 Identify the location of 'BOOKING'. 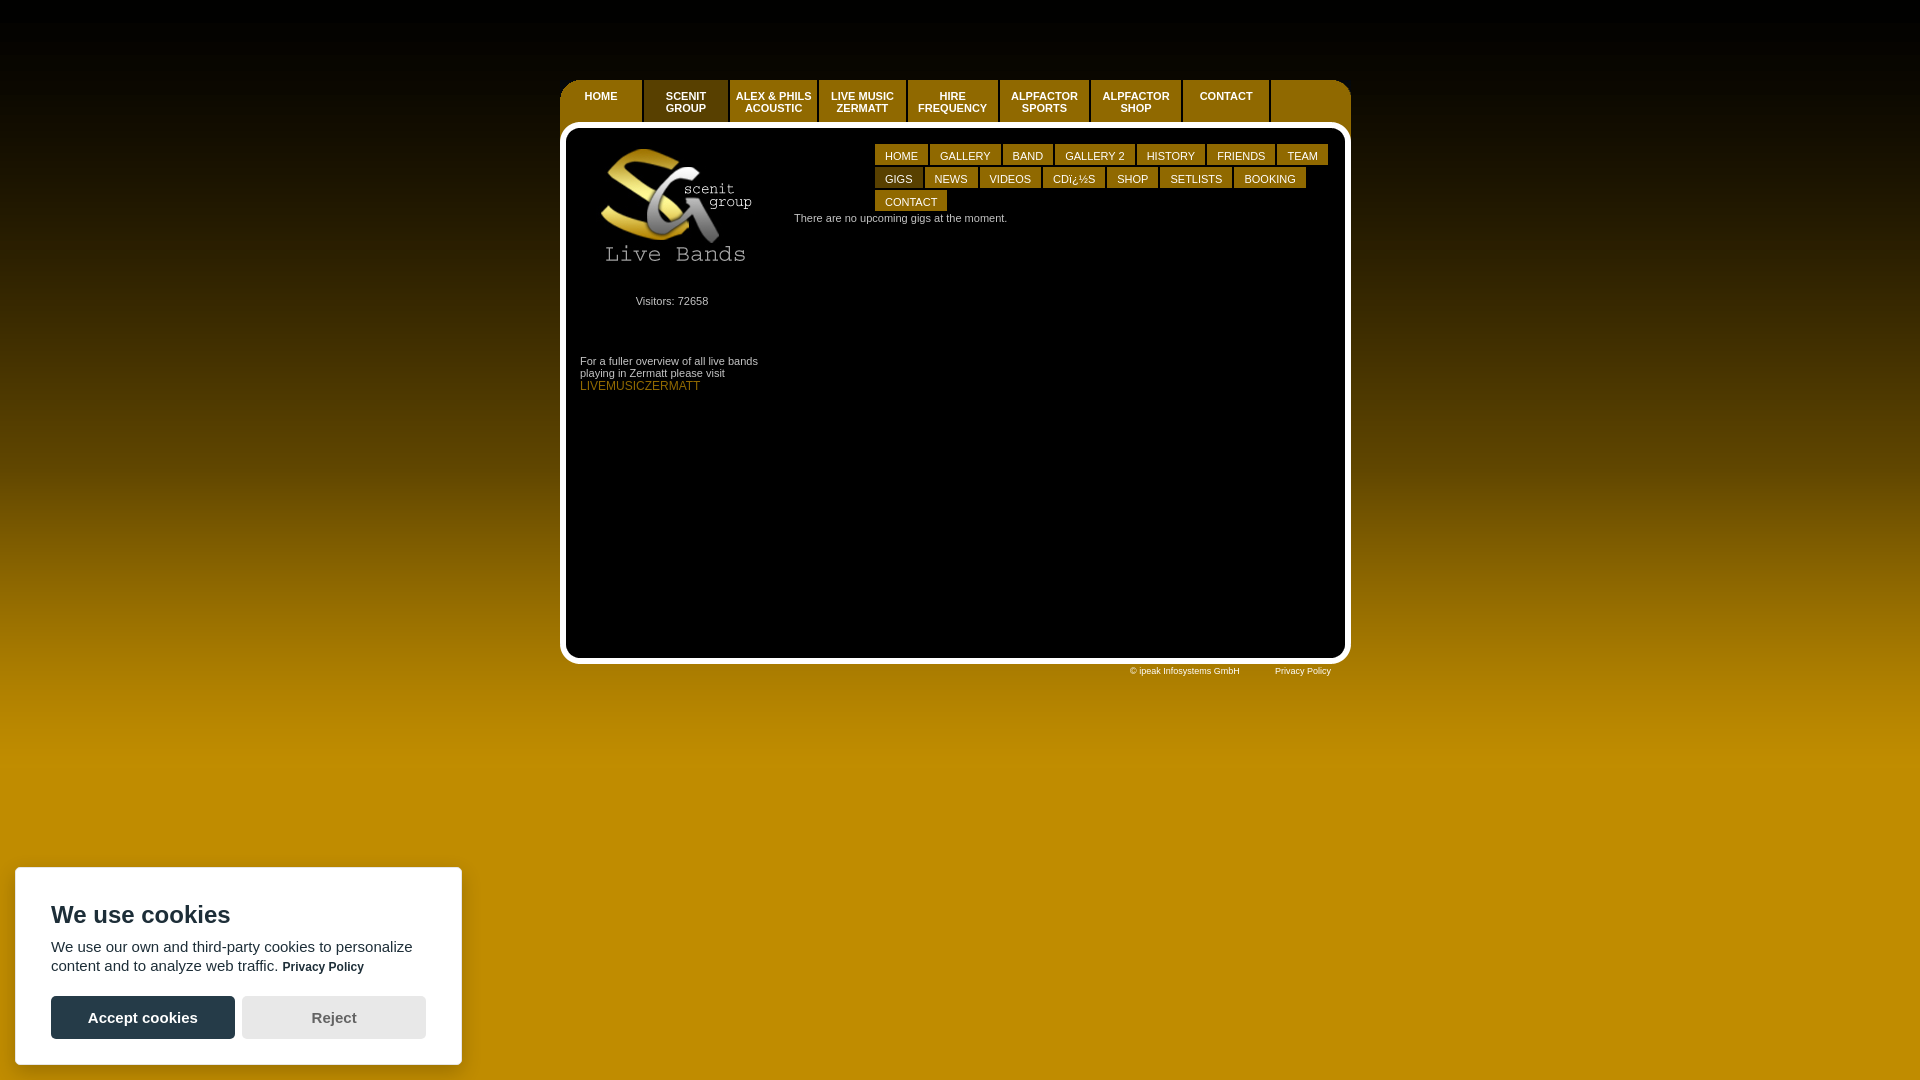
(1268, 177).